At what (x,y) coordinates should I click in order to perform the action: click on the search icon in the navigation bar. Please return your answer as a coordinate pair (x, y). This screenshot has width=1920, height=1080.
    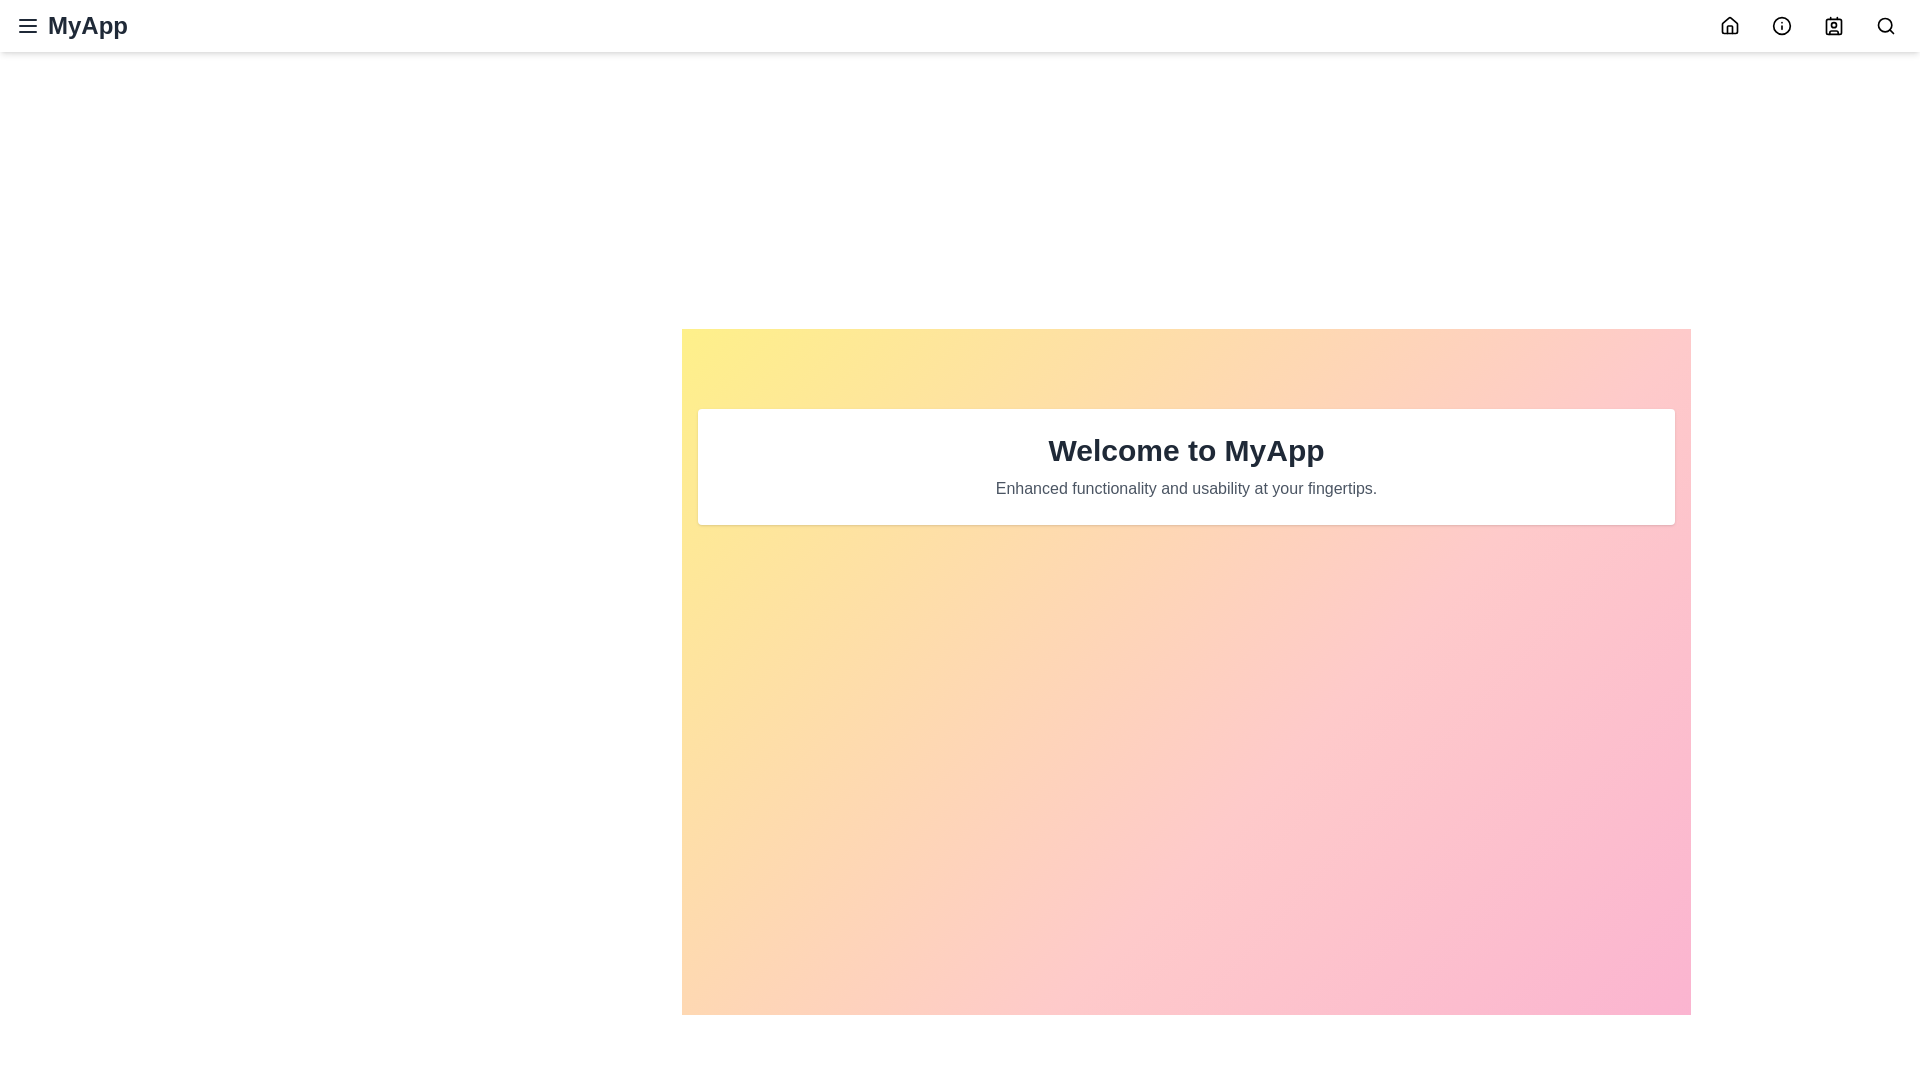
    Looking at the image, I should click on (1885, 26).